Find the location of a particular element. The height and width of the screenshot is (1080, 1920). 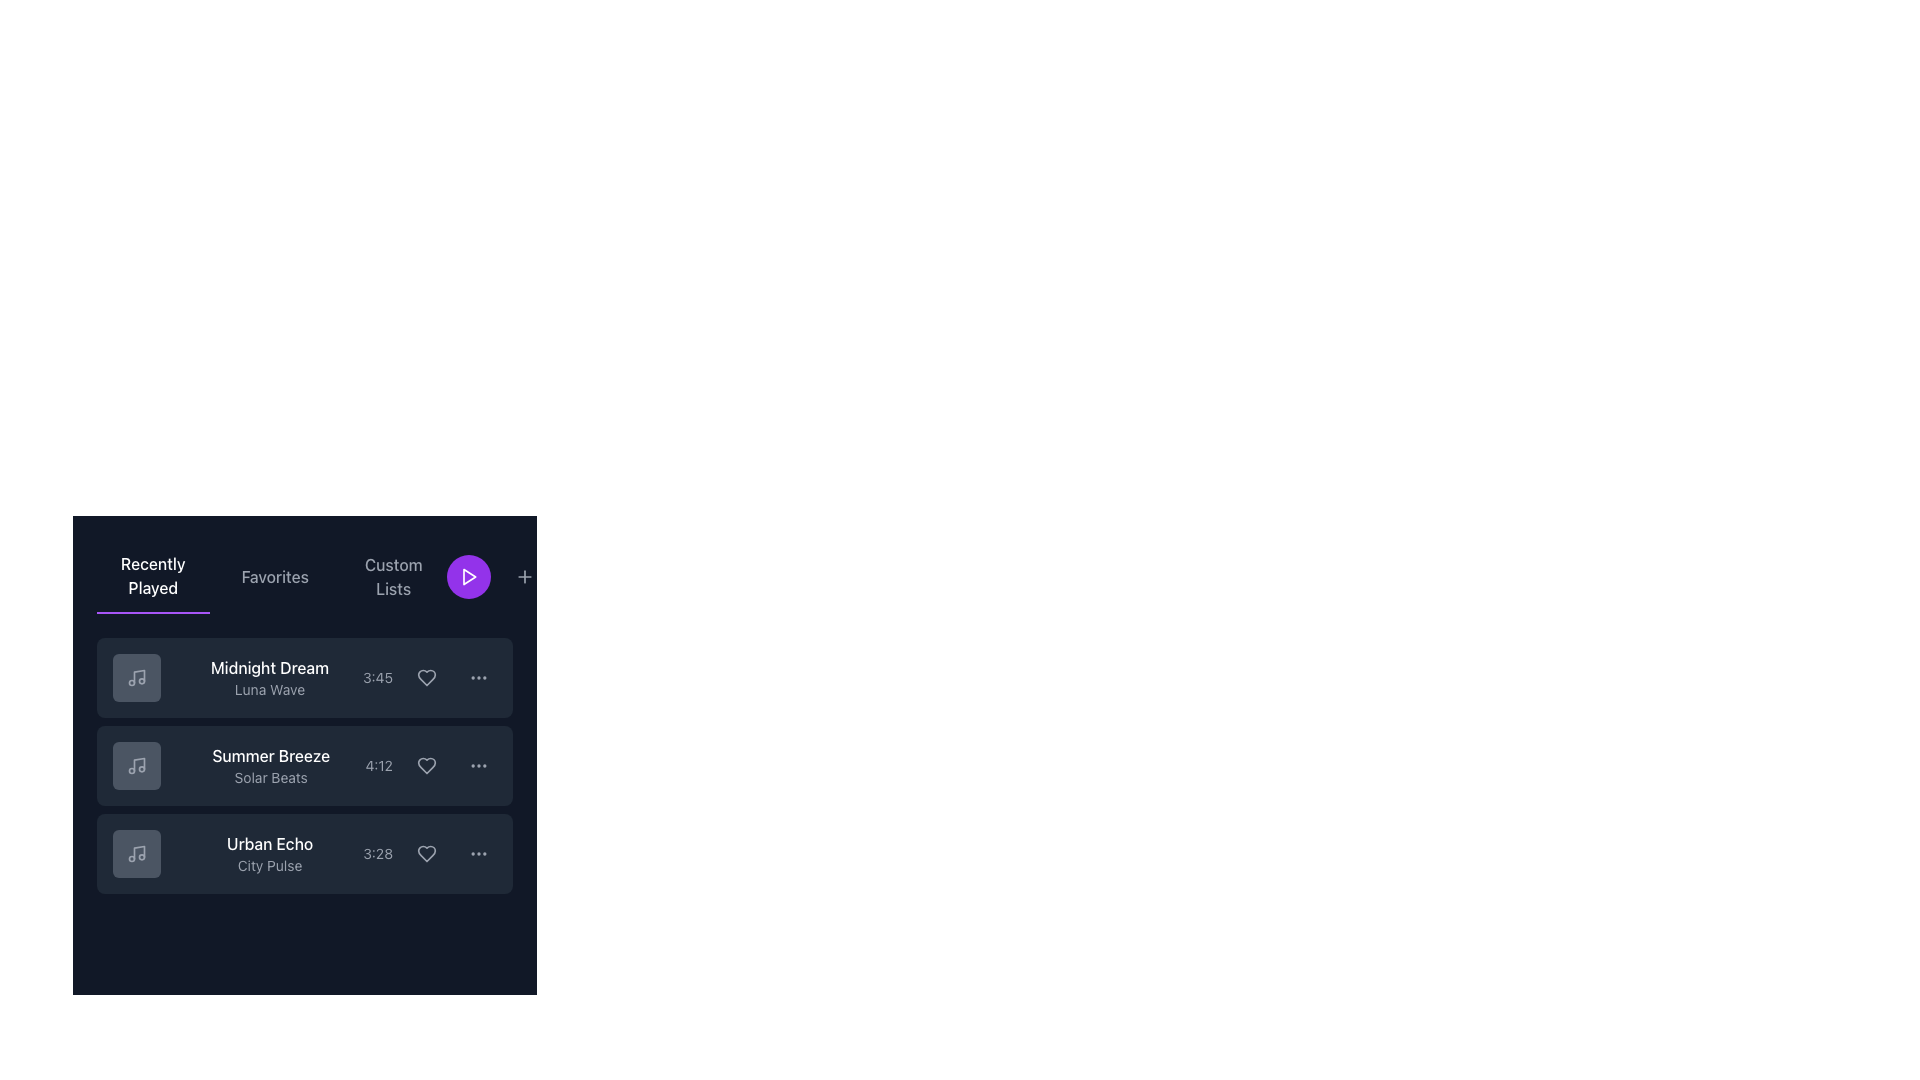

the icon button located on the far left of the third item in the 'Recently Played' list, which visually represents the song item is located at coordinates (136, 853).